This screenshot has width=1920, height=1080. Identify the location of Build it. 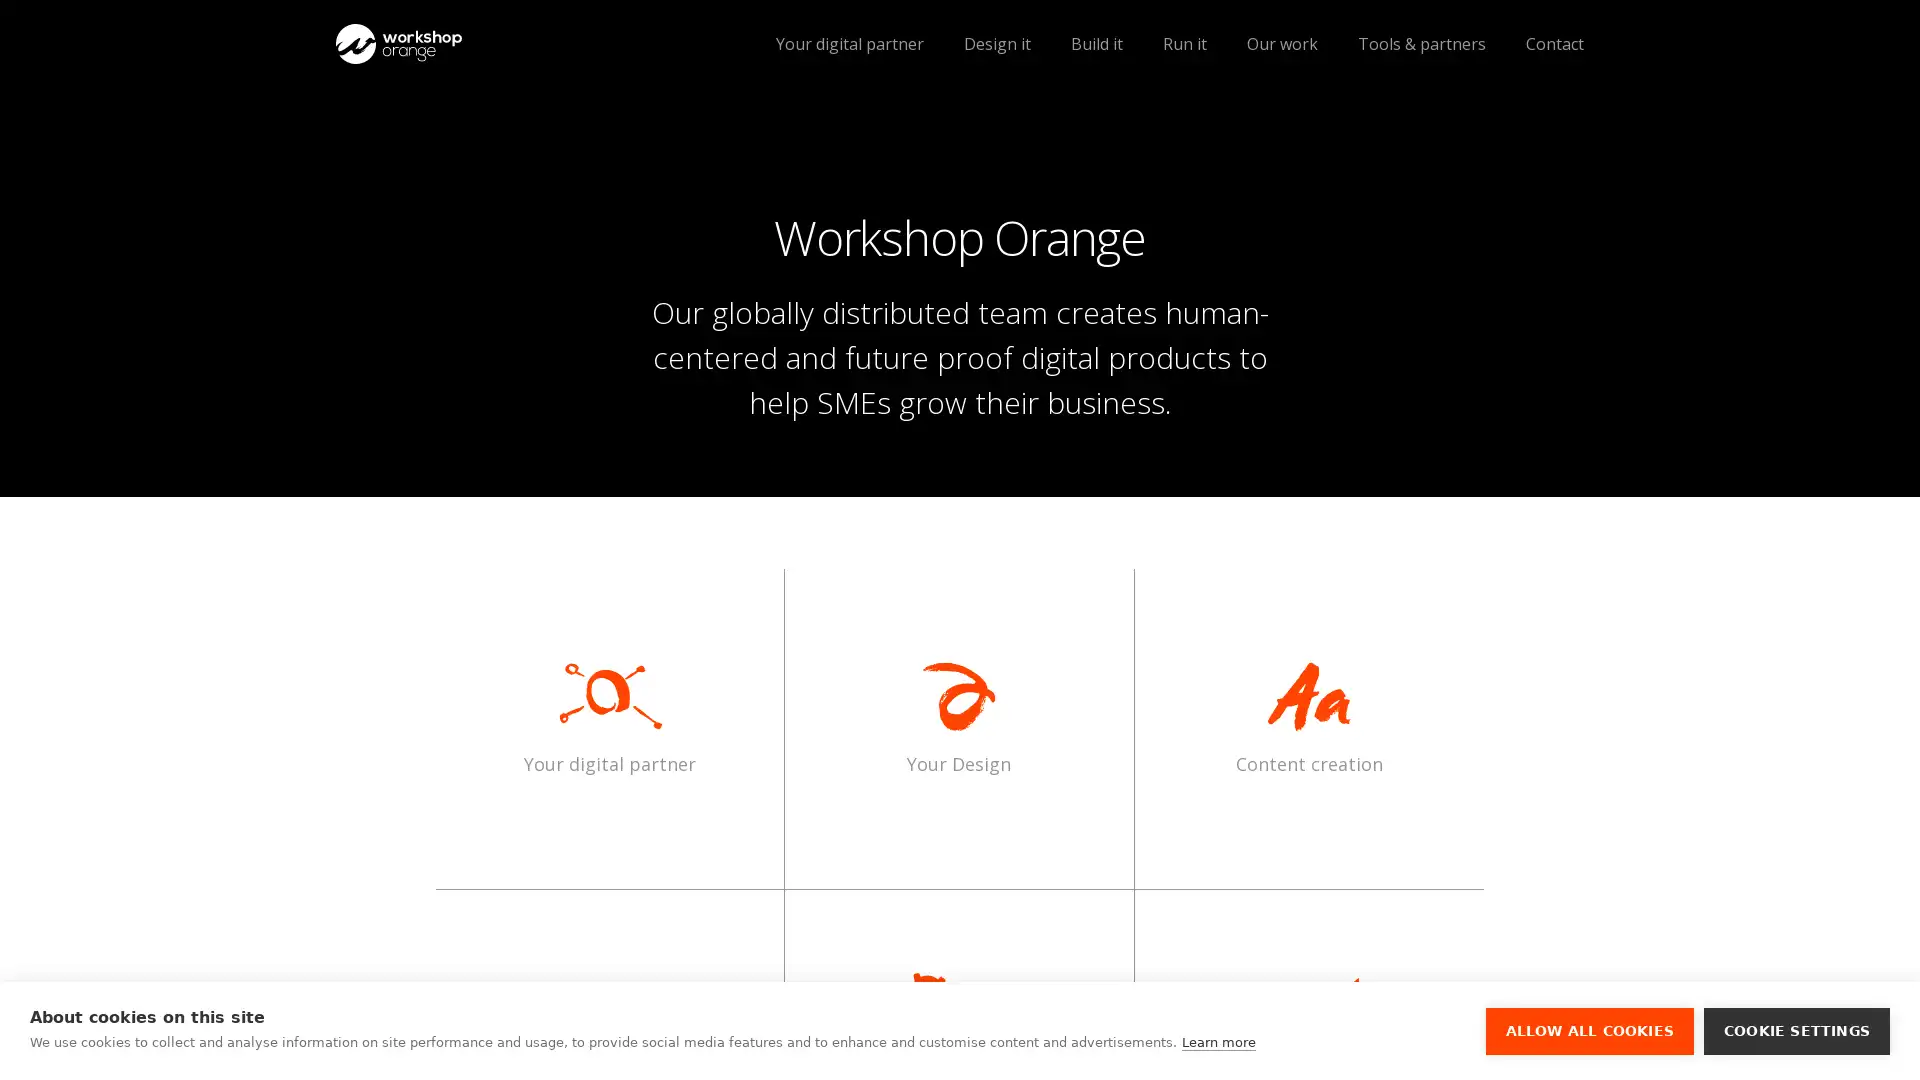
(1096, 43).